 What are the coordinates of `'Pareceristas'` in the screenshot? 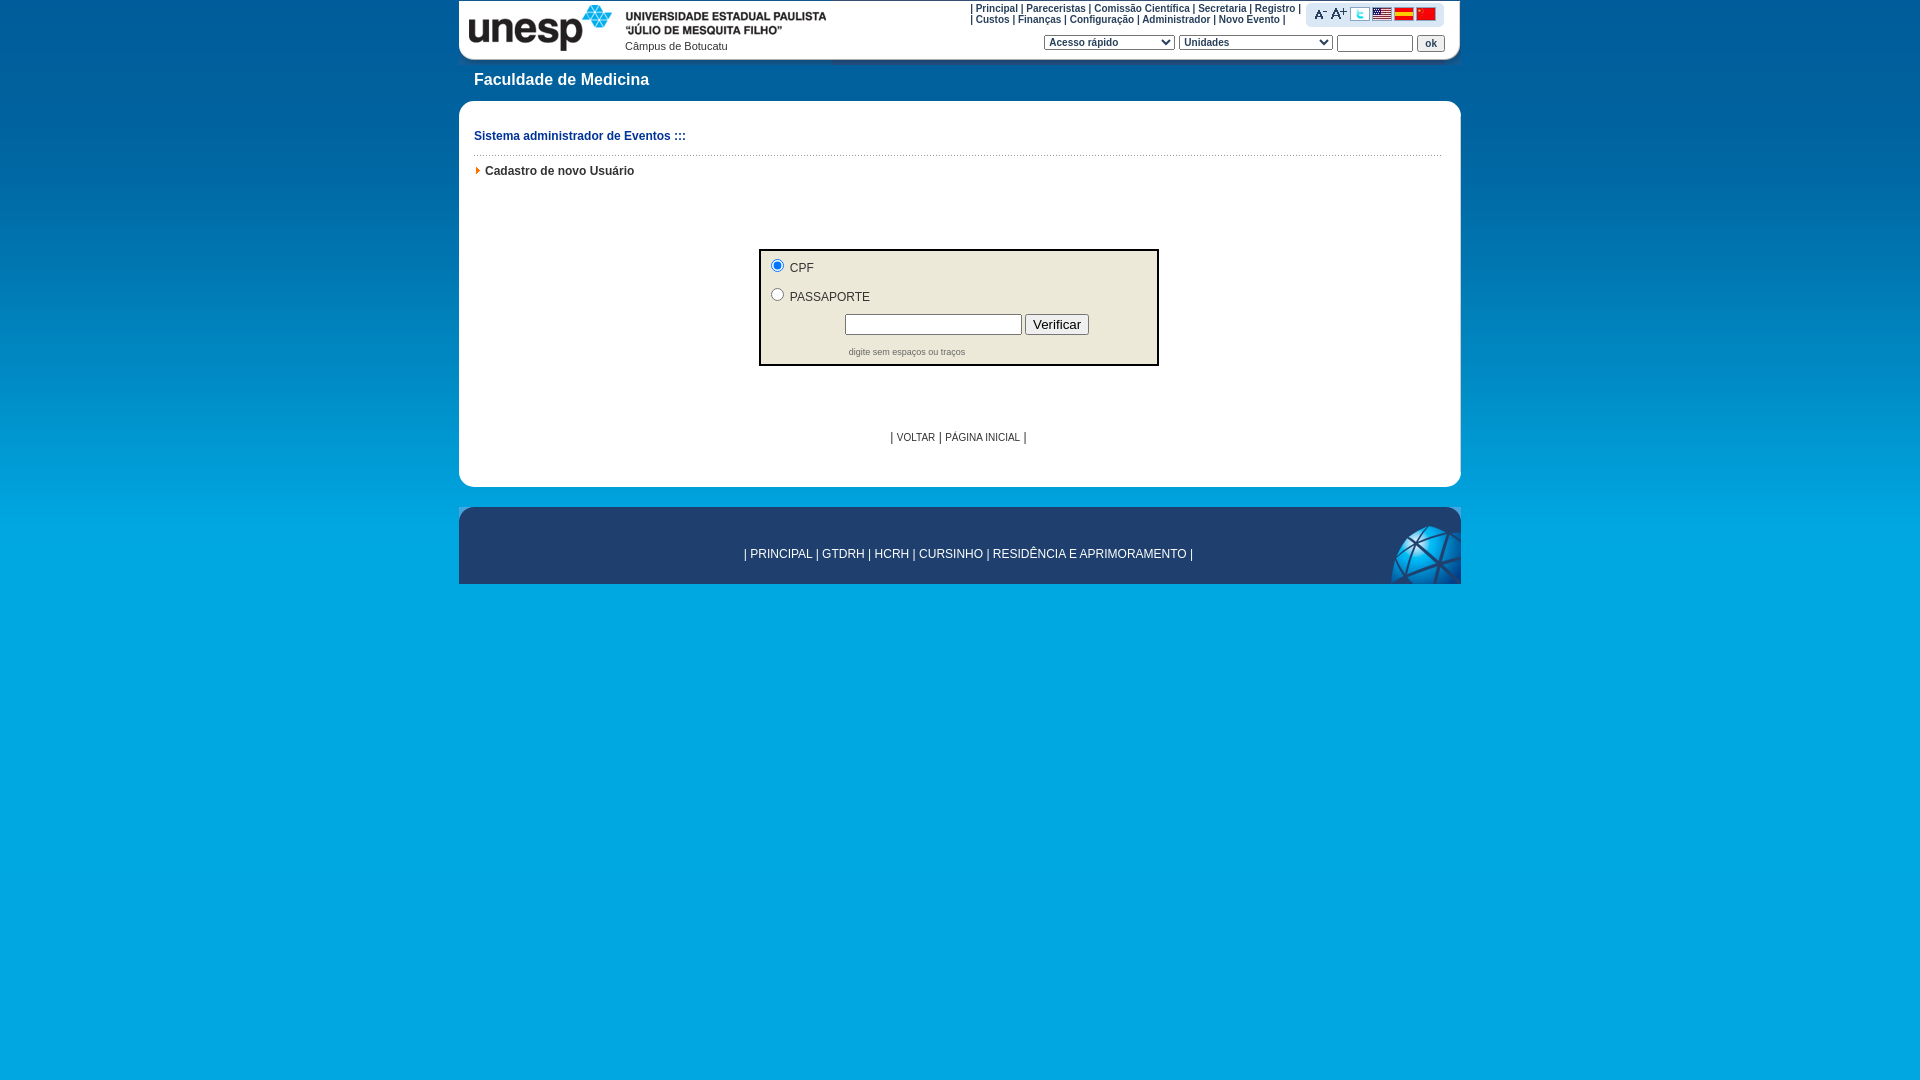 It's located at (1055, 7).